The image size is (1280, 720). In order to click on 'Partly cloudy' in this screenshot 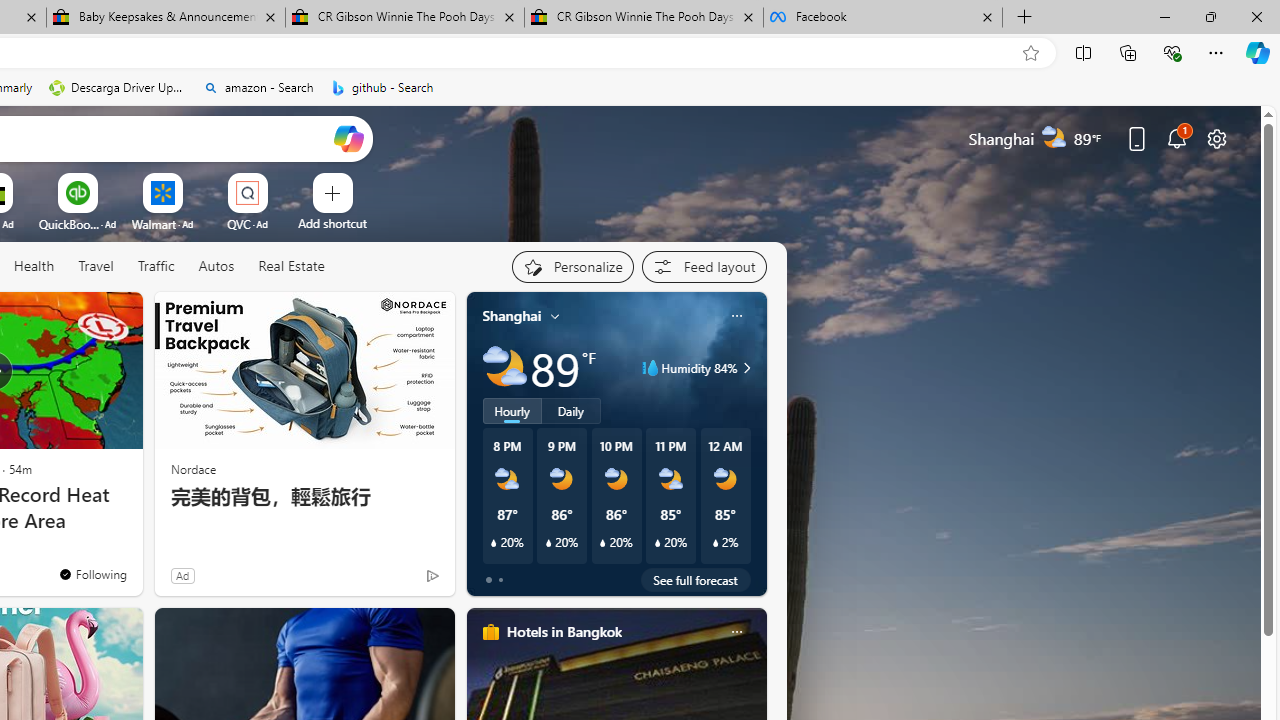, I will do `click(504, 368)`.